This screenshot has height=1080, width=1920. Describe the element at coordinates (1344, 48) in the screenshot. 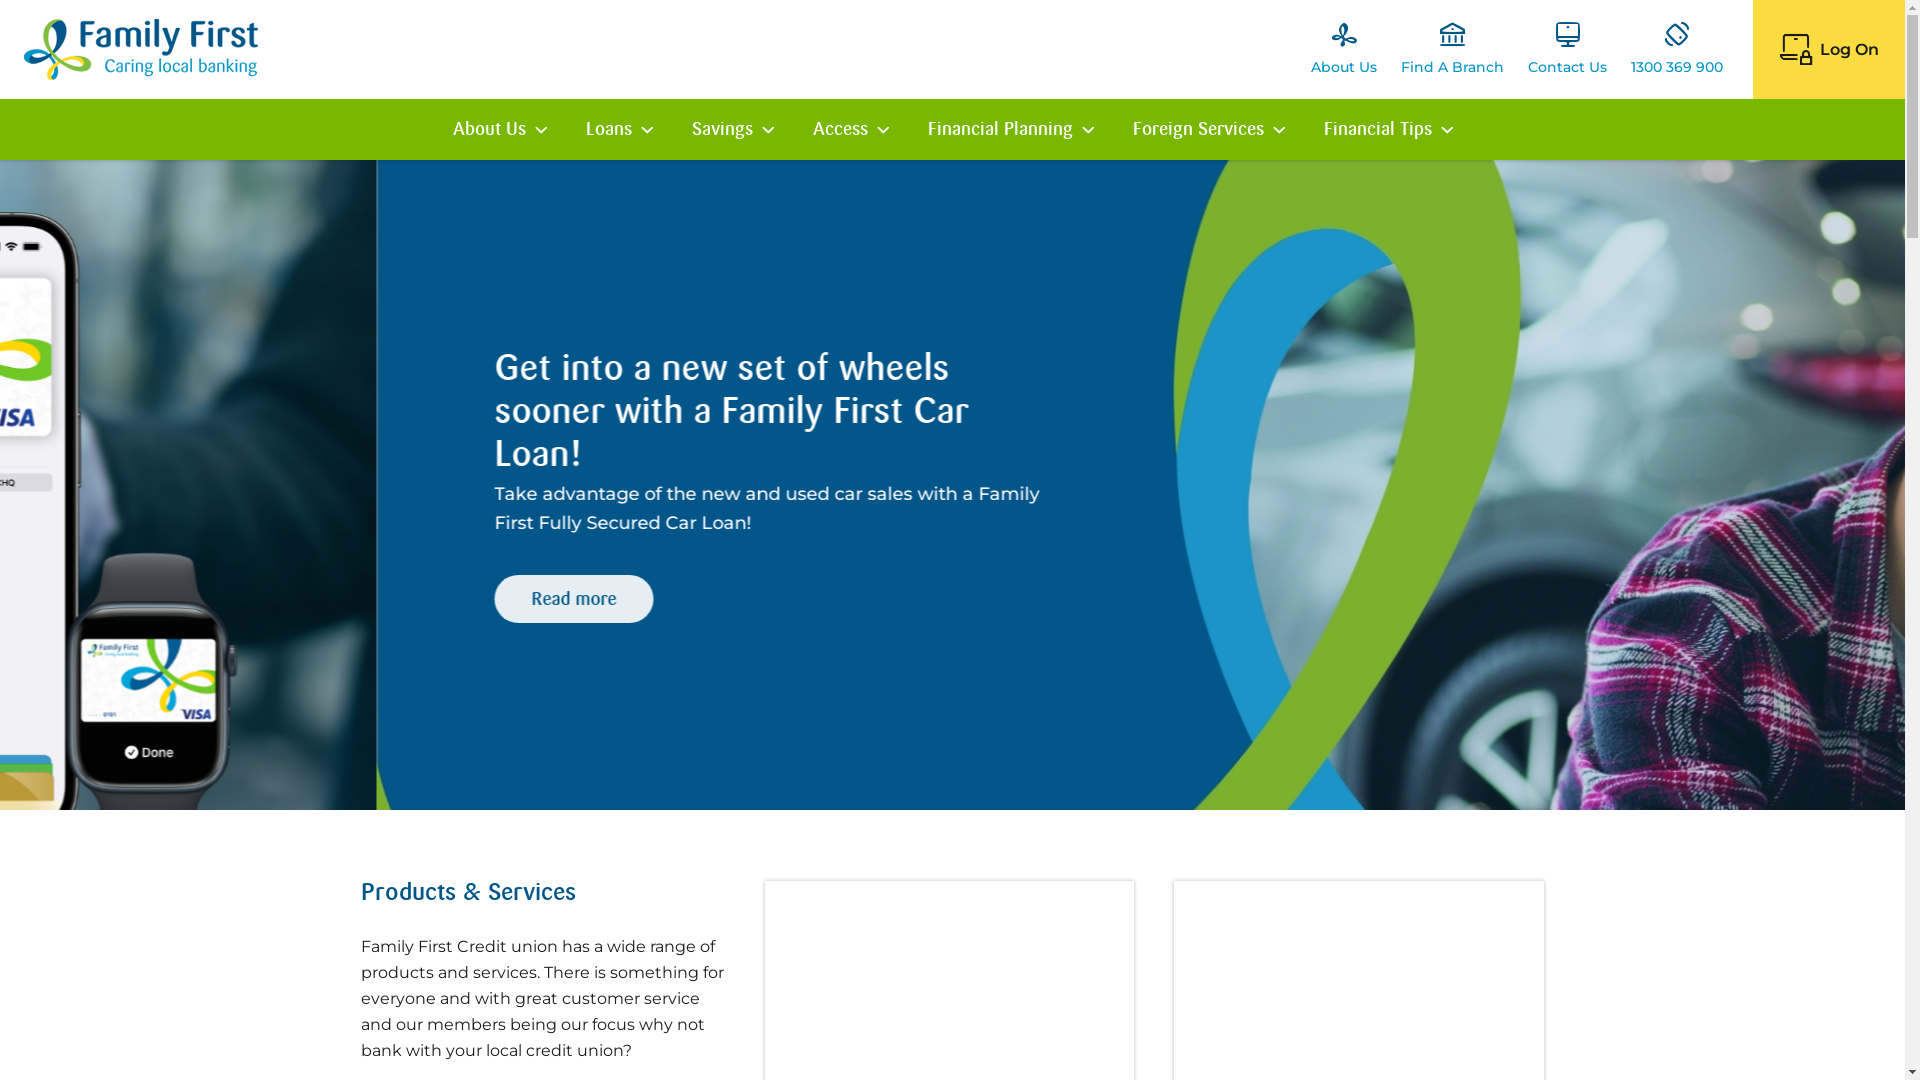

I see `'About Us'` at that location.